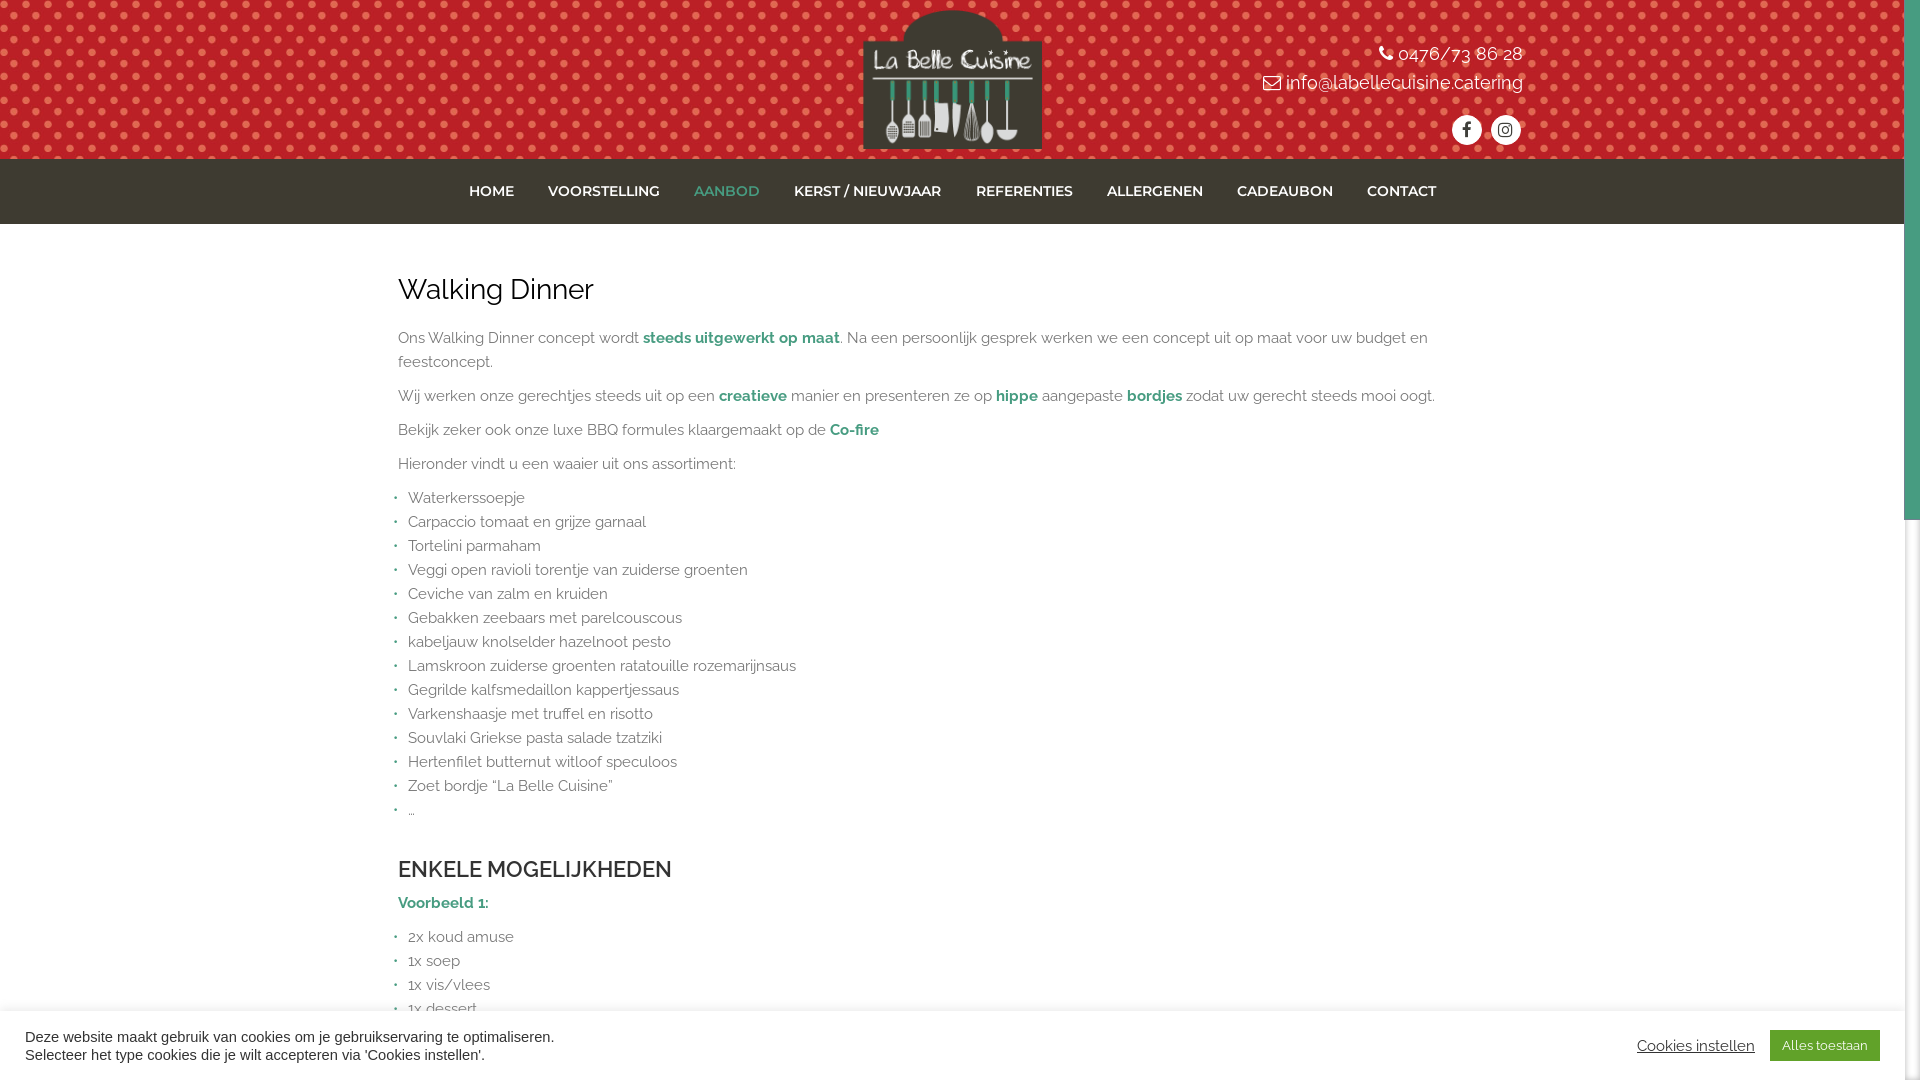 The image size is (1920, 1080). I want to click on 'CONTACT', so click(1400, 191).